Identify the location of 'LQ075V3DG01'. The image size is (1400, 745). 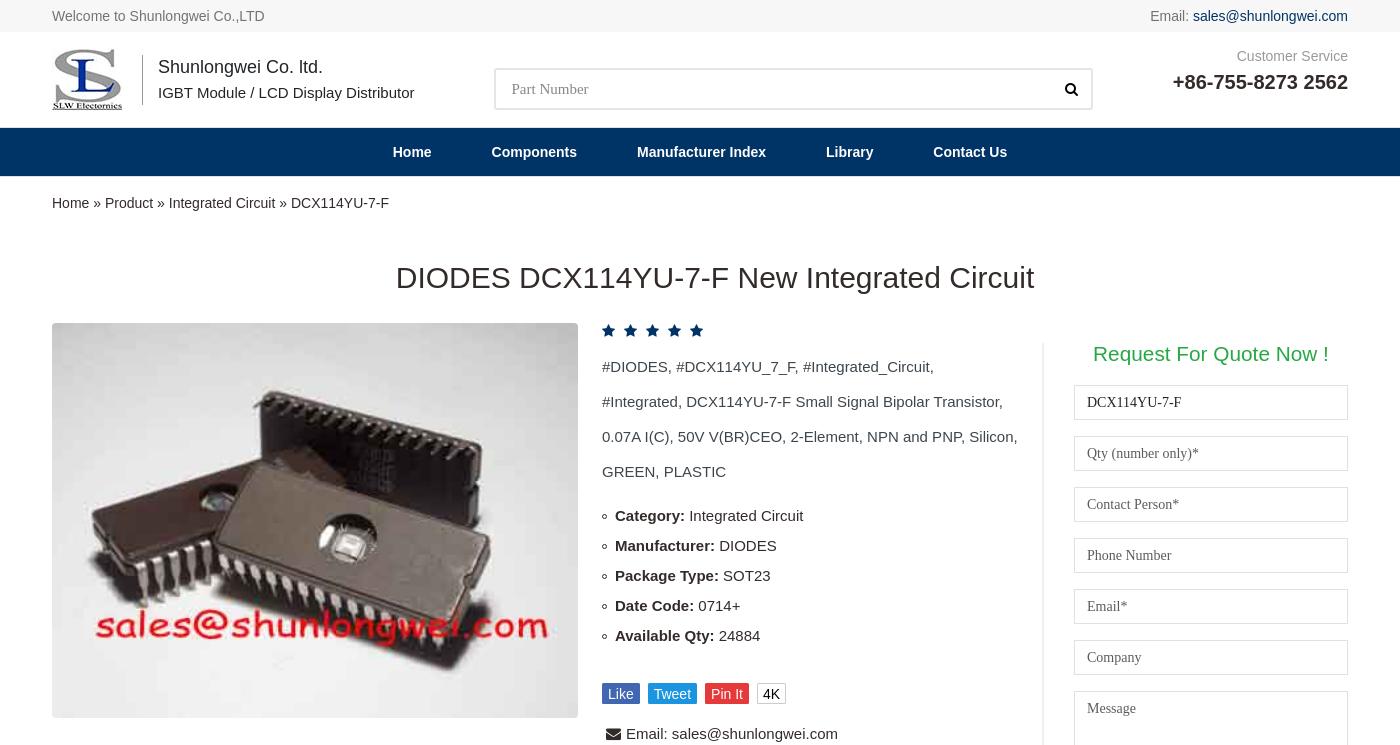
(1252, 587).